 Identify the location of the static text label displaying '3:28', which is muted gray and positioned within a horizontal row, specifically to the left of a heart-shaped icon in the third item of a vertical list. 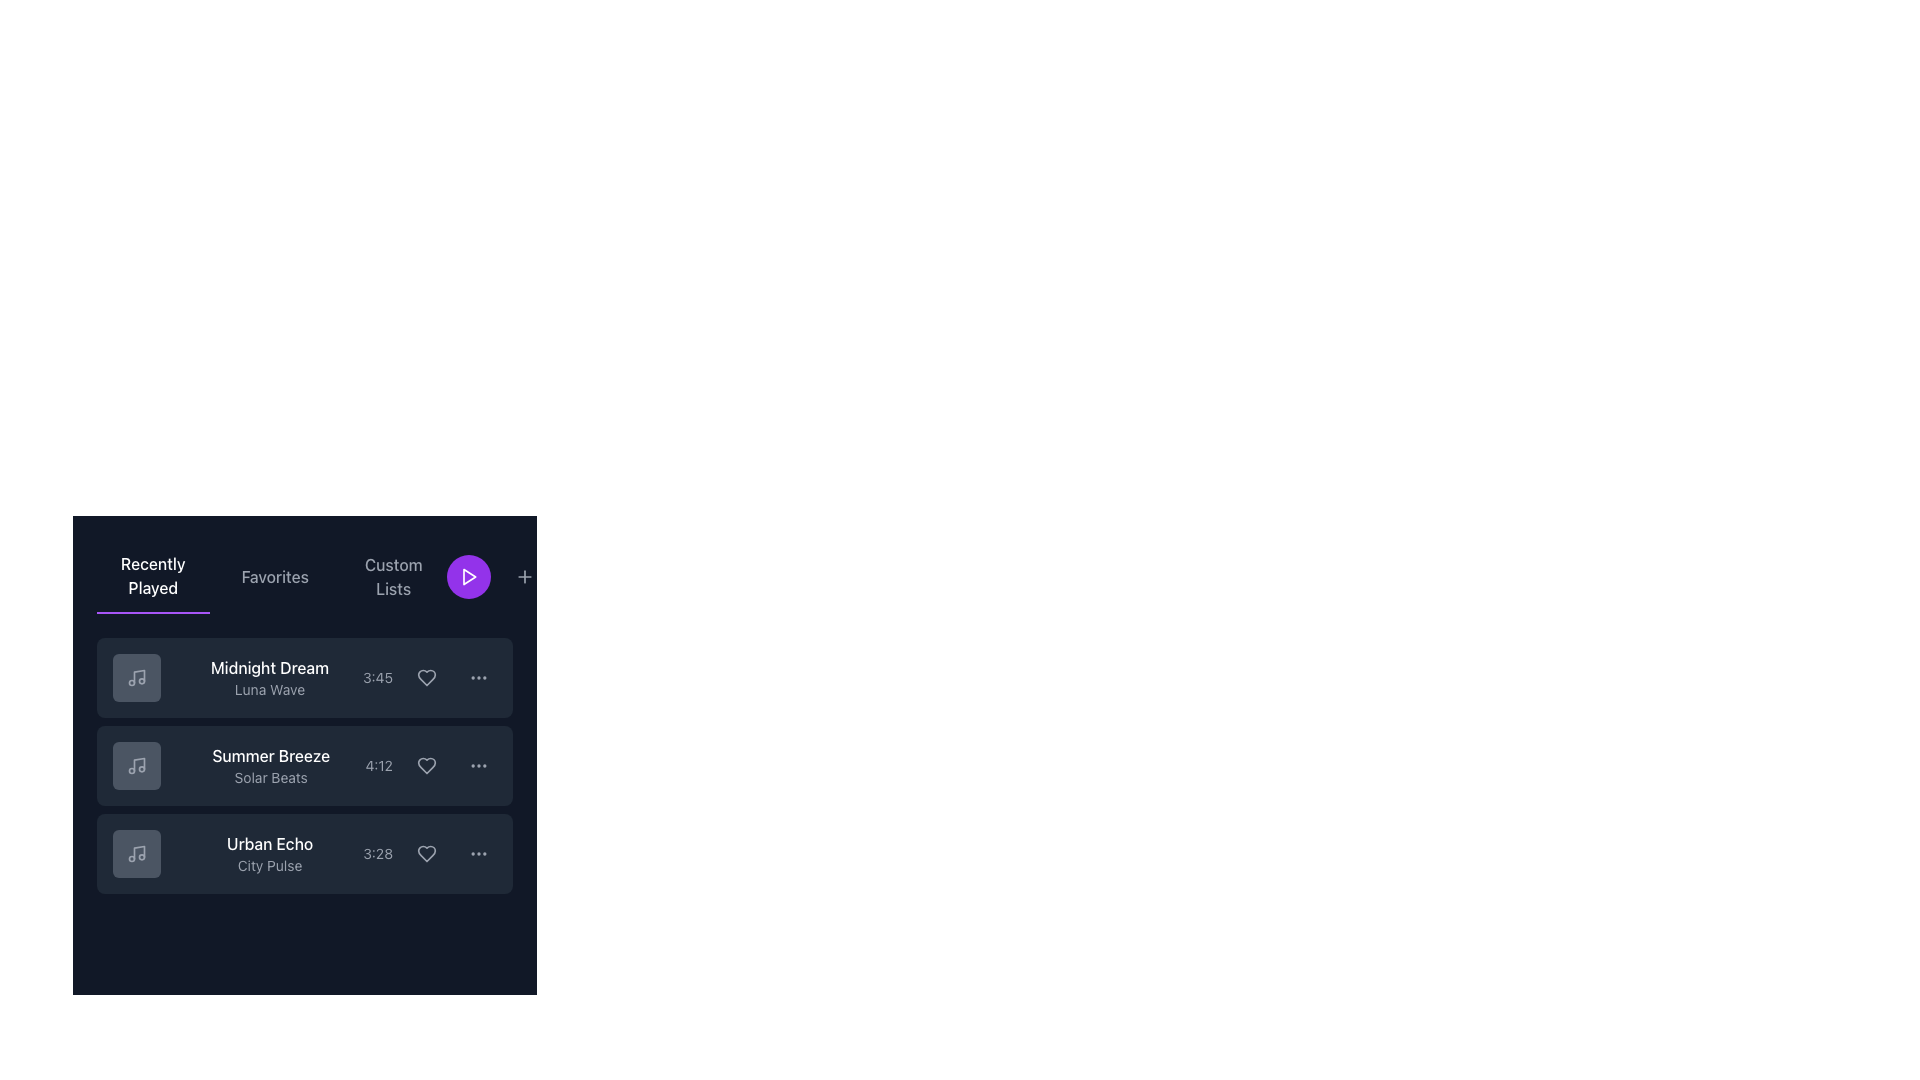
(378, 853).